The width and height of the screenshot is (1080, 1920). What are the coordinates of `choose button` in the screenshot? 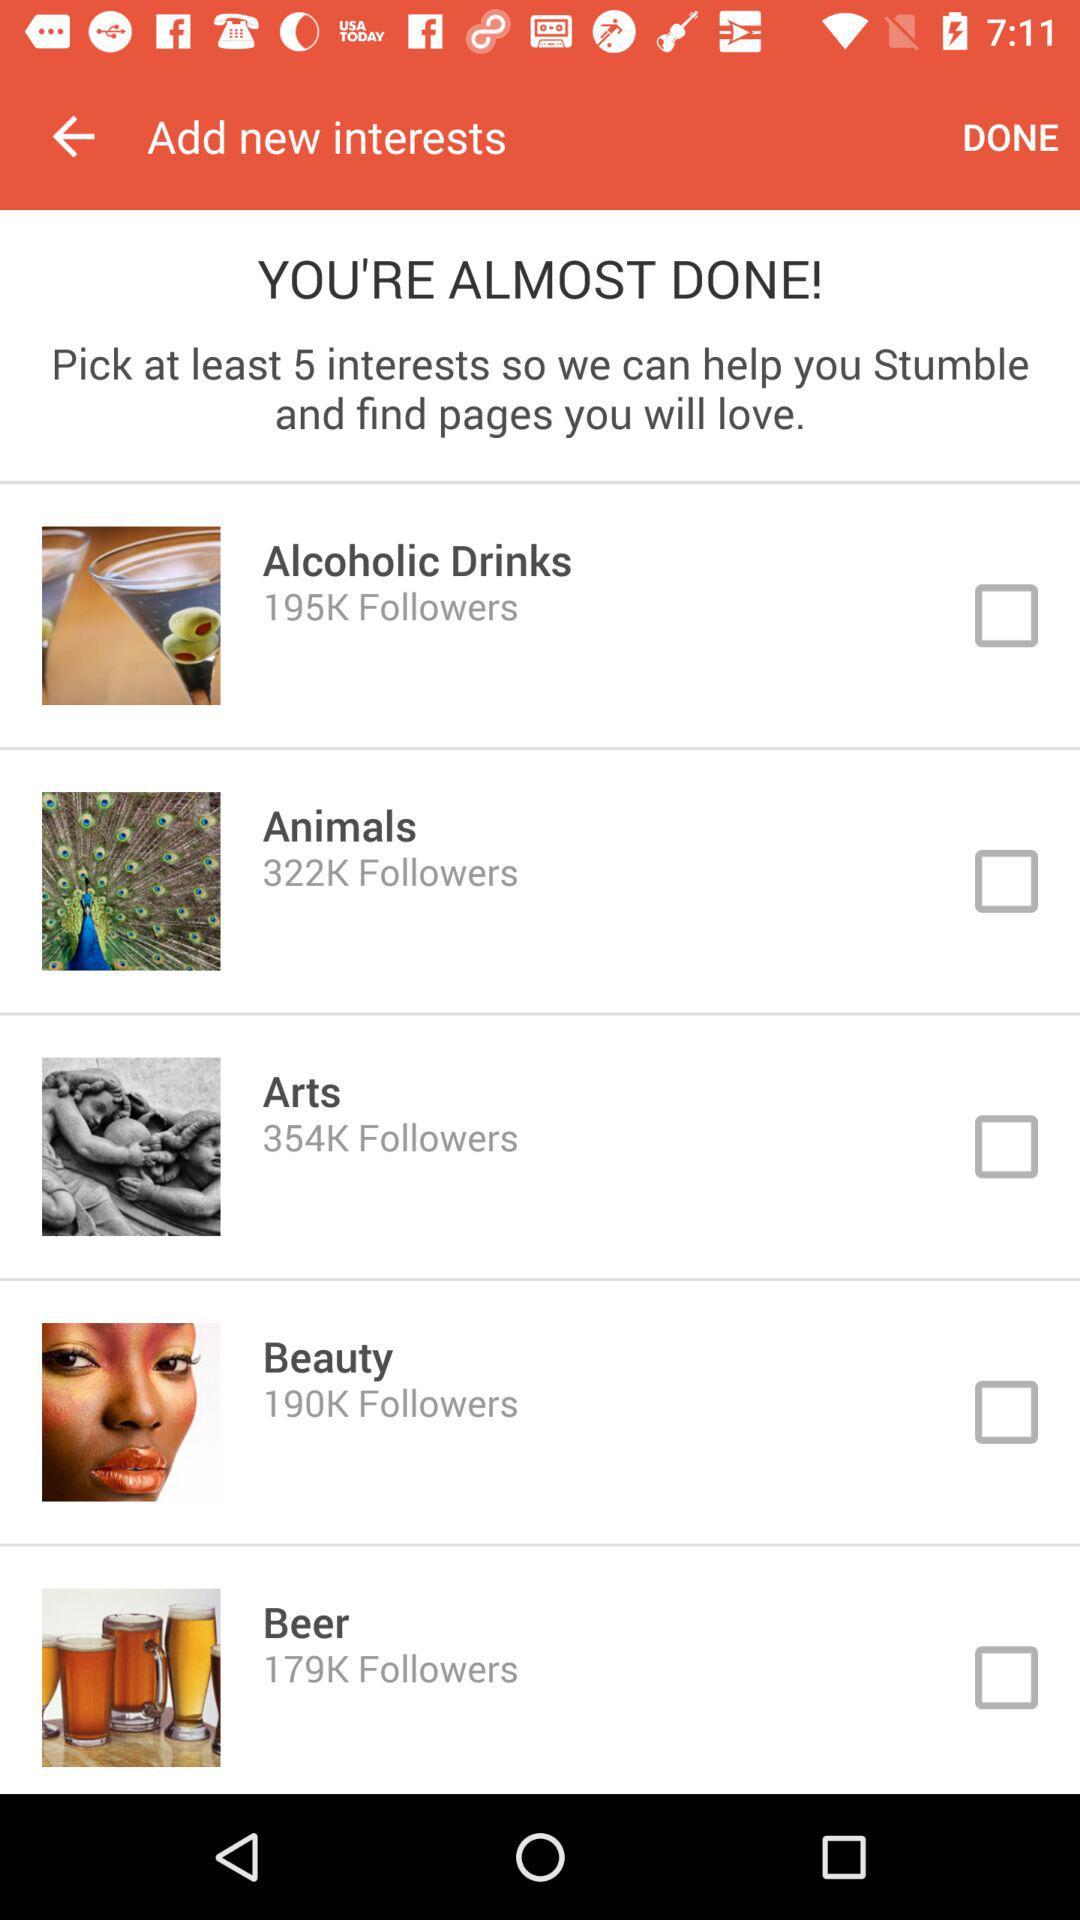 It's located at (540, 614).